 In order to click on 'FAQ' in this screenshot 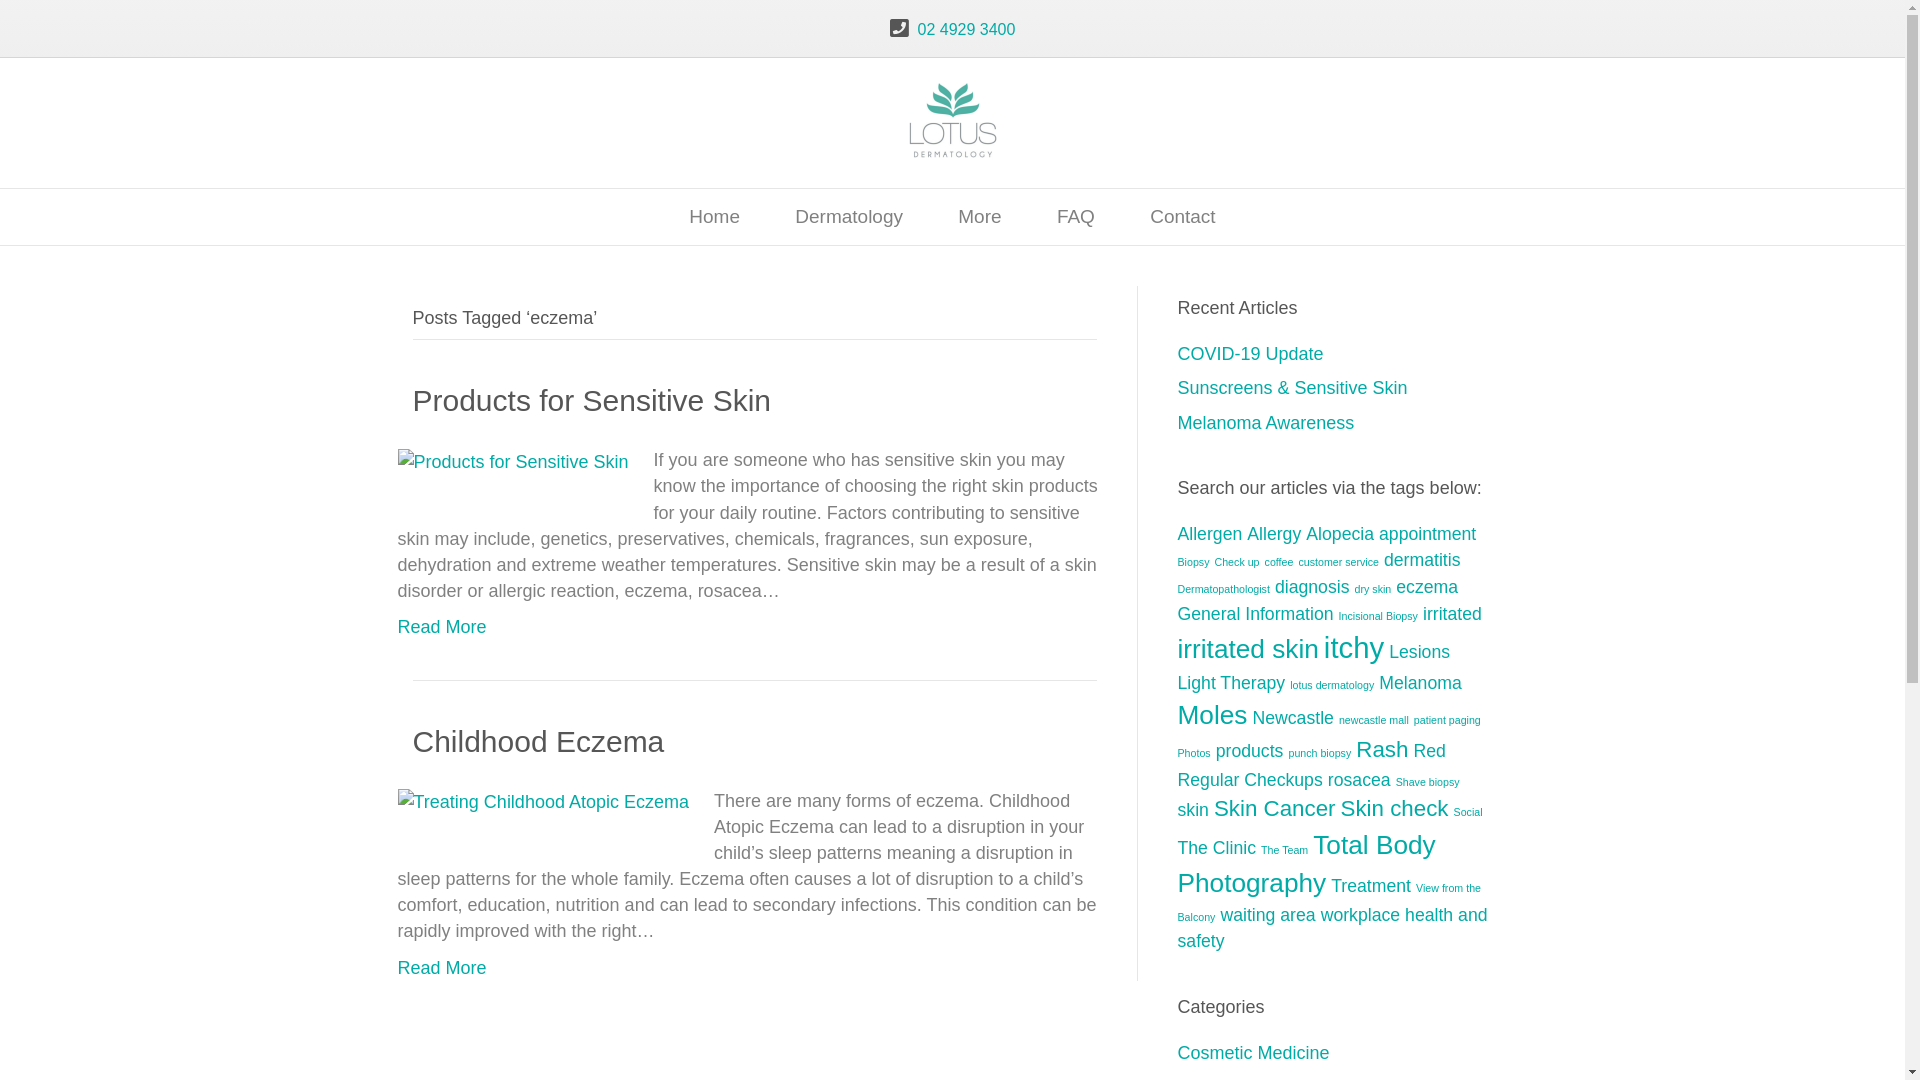, I will do `click(1074, 217)`.